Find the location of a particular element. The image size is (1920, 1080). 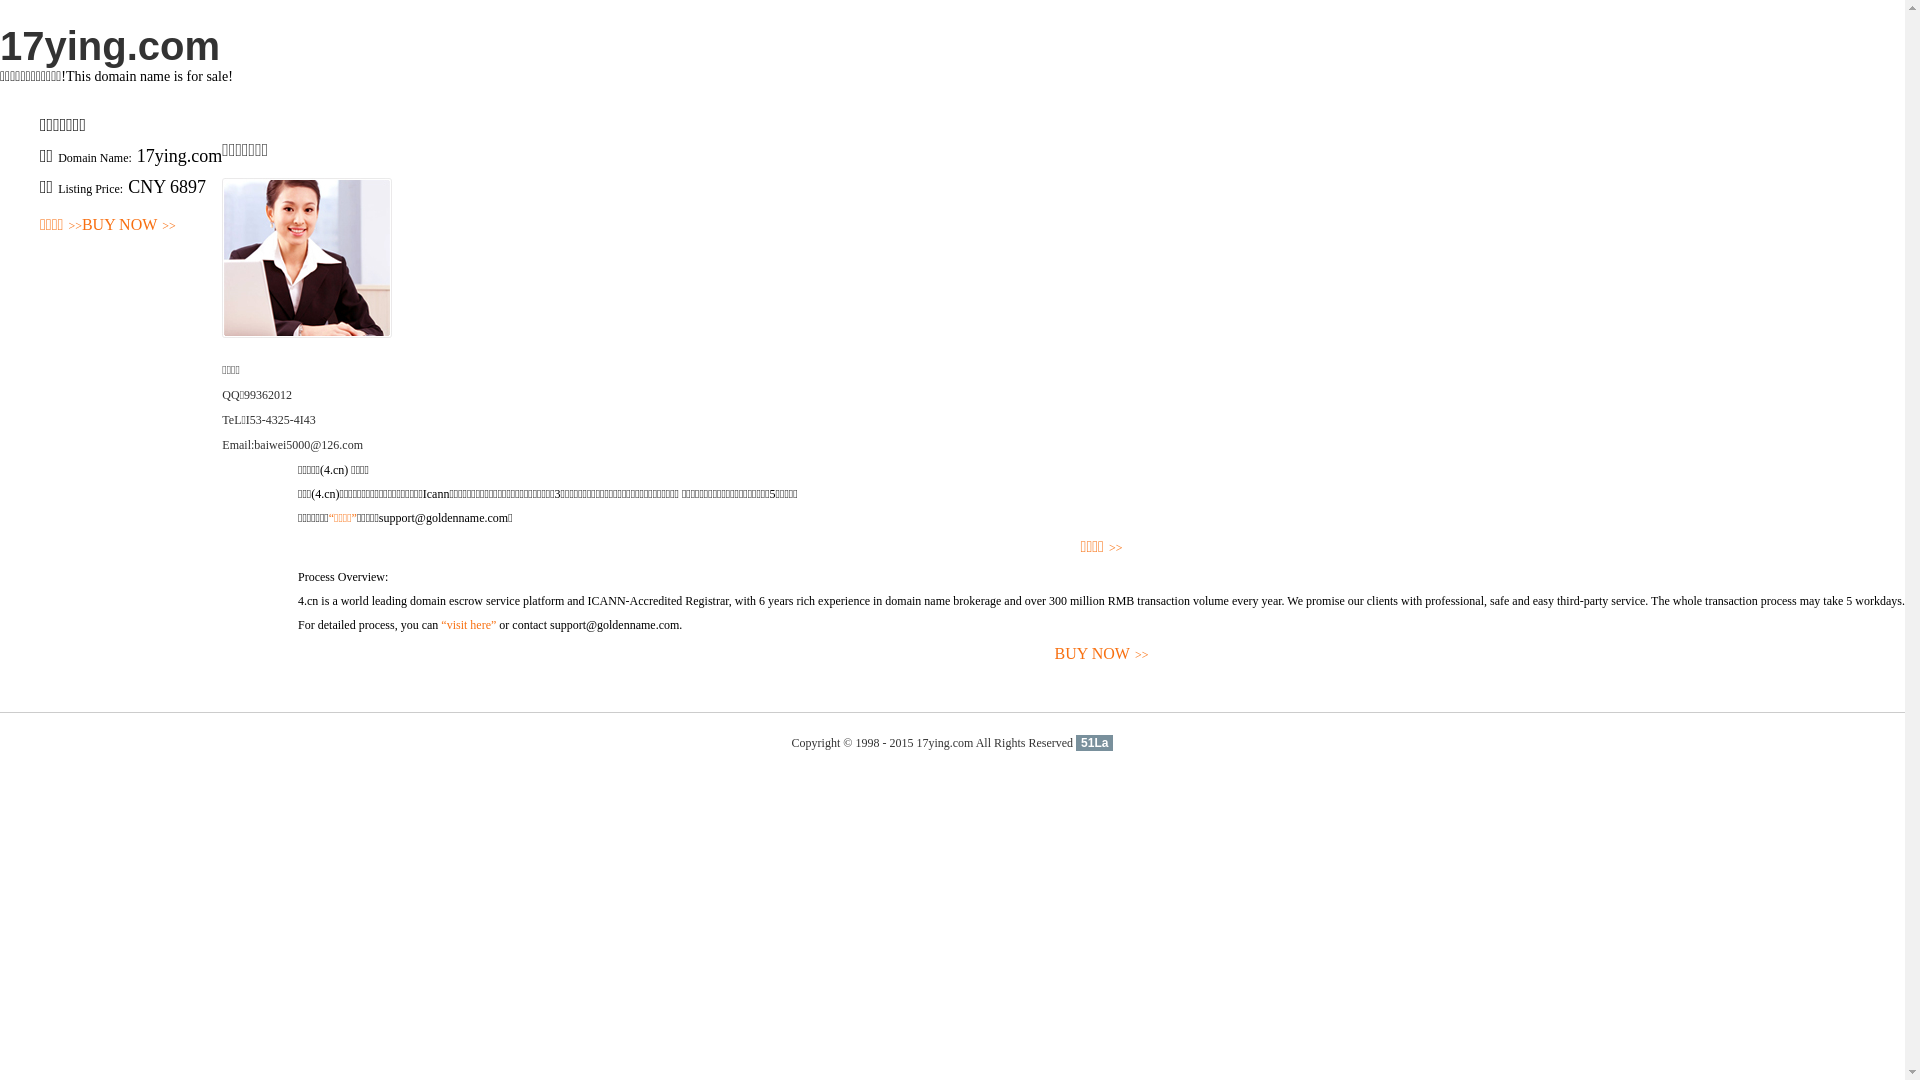

'BUY NOW>>' is located at coordinates (80, 225).